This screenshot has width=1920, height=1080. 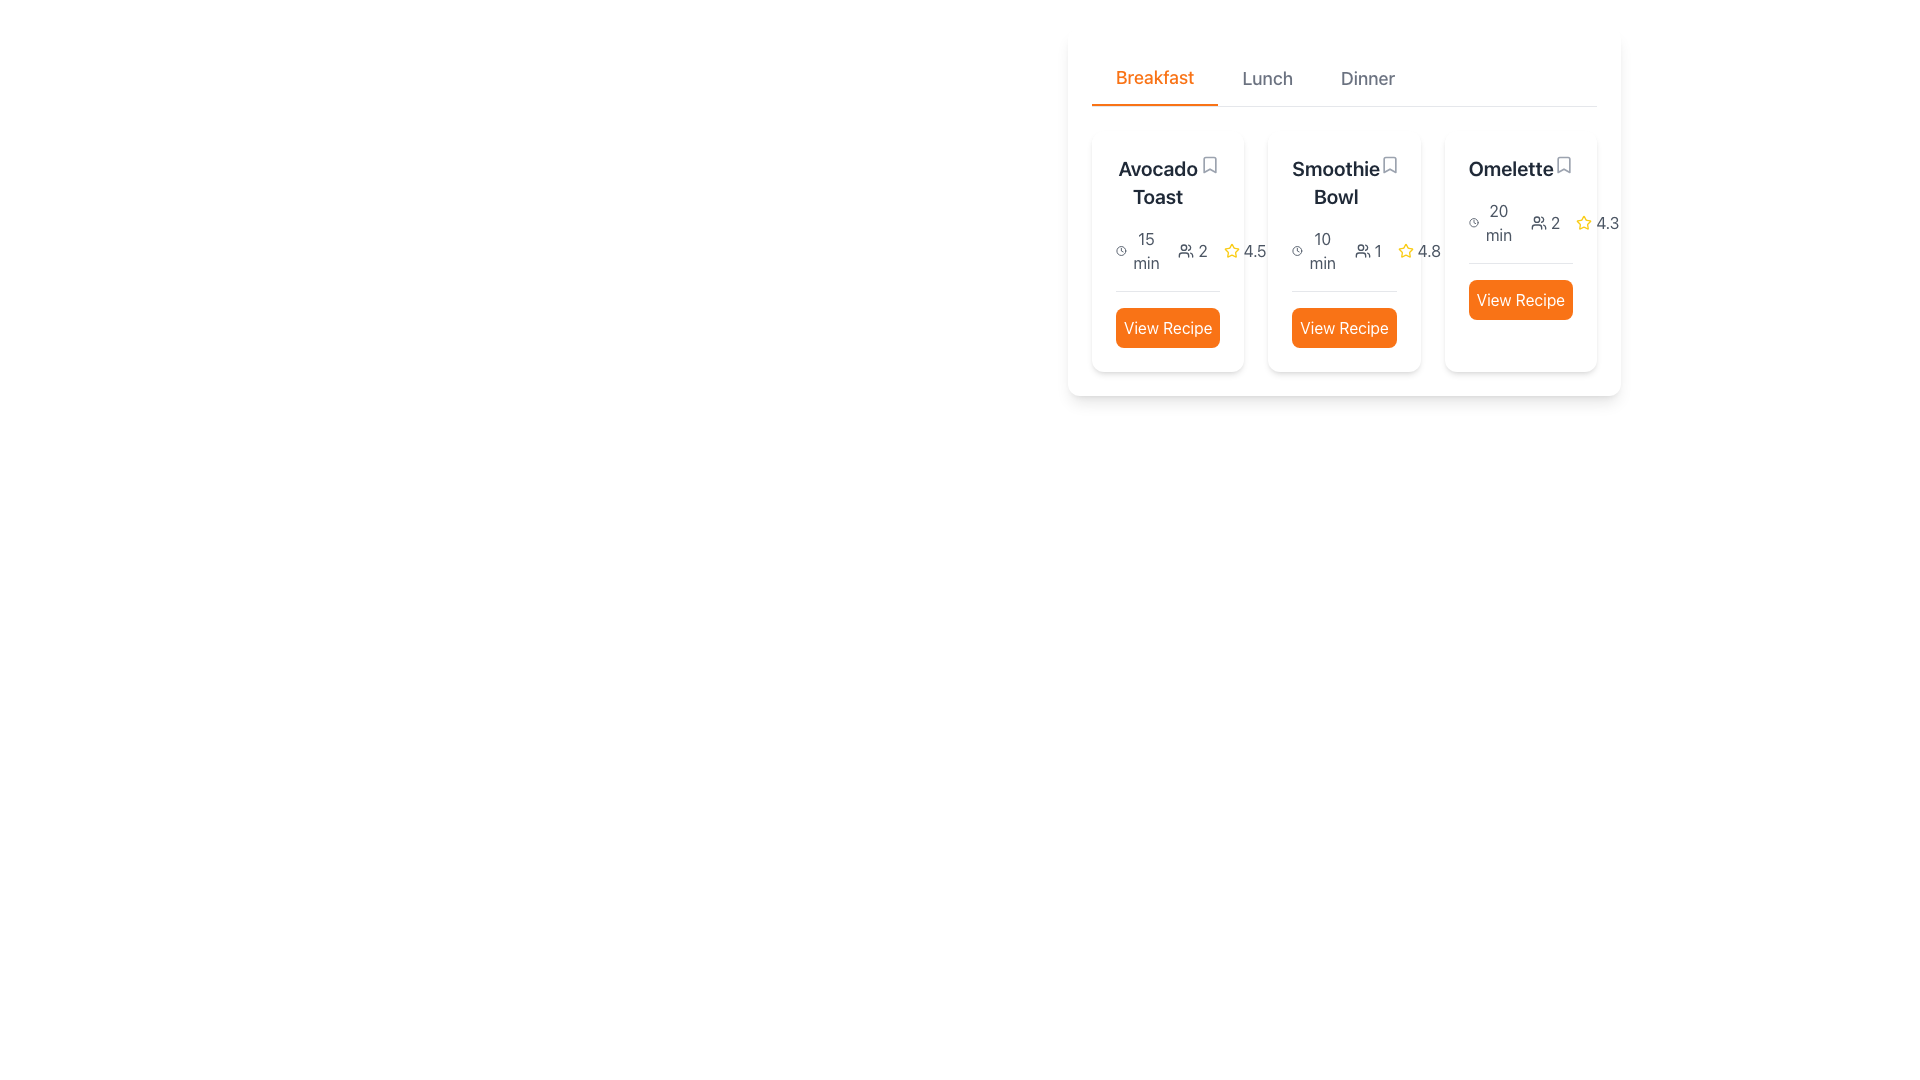 I want to click on the 'Breakfast' category button located at the top-left corner of the navigation bar, so click(x=1155, y=77).